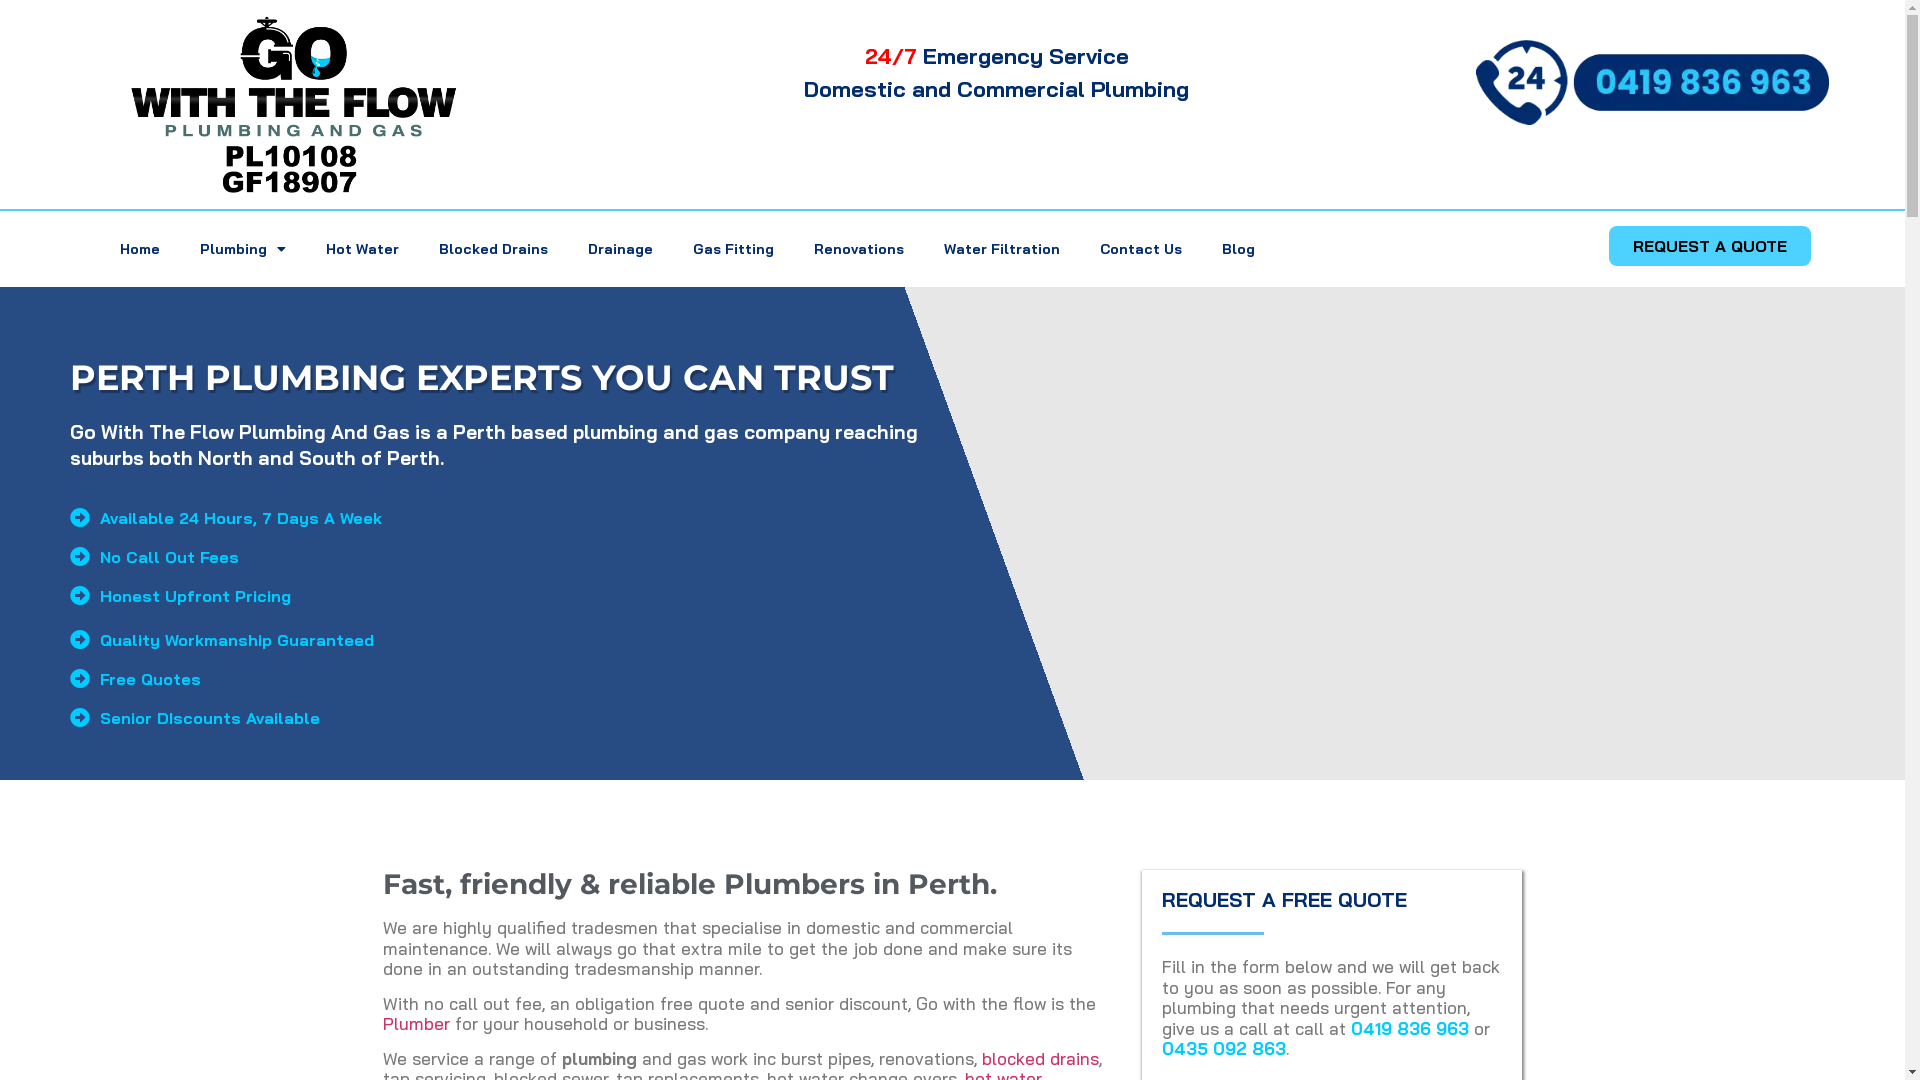 The height and width of the screenshot is (1080, 1920). What do you see at coordinates (242, 248) in the screenshot?
I see `'Plumbing'` at bounding box center [242, 248].